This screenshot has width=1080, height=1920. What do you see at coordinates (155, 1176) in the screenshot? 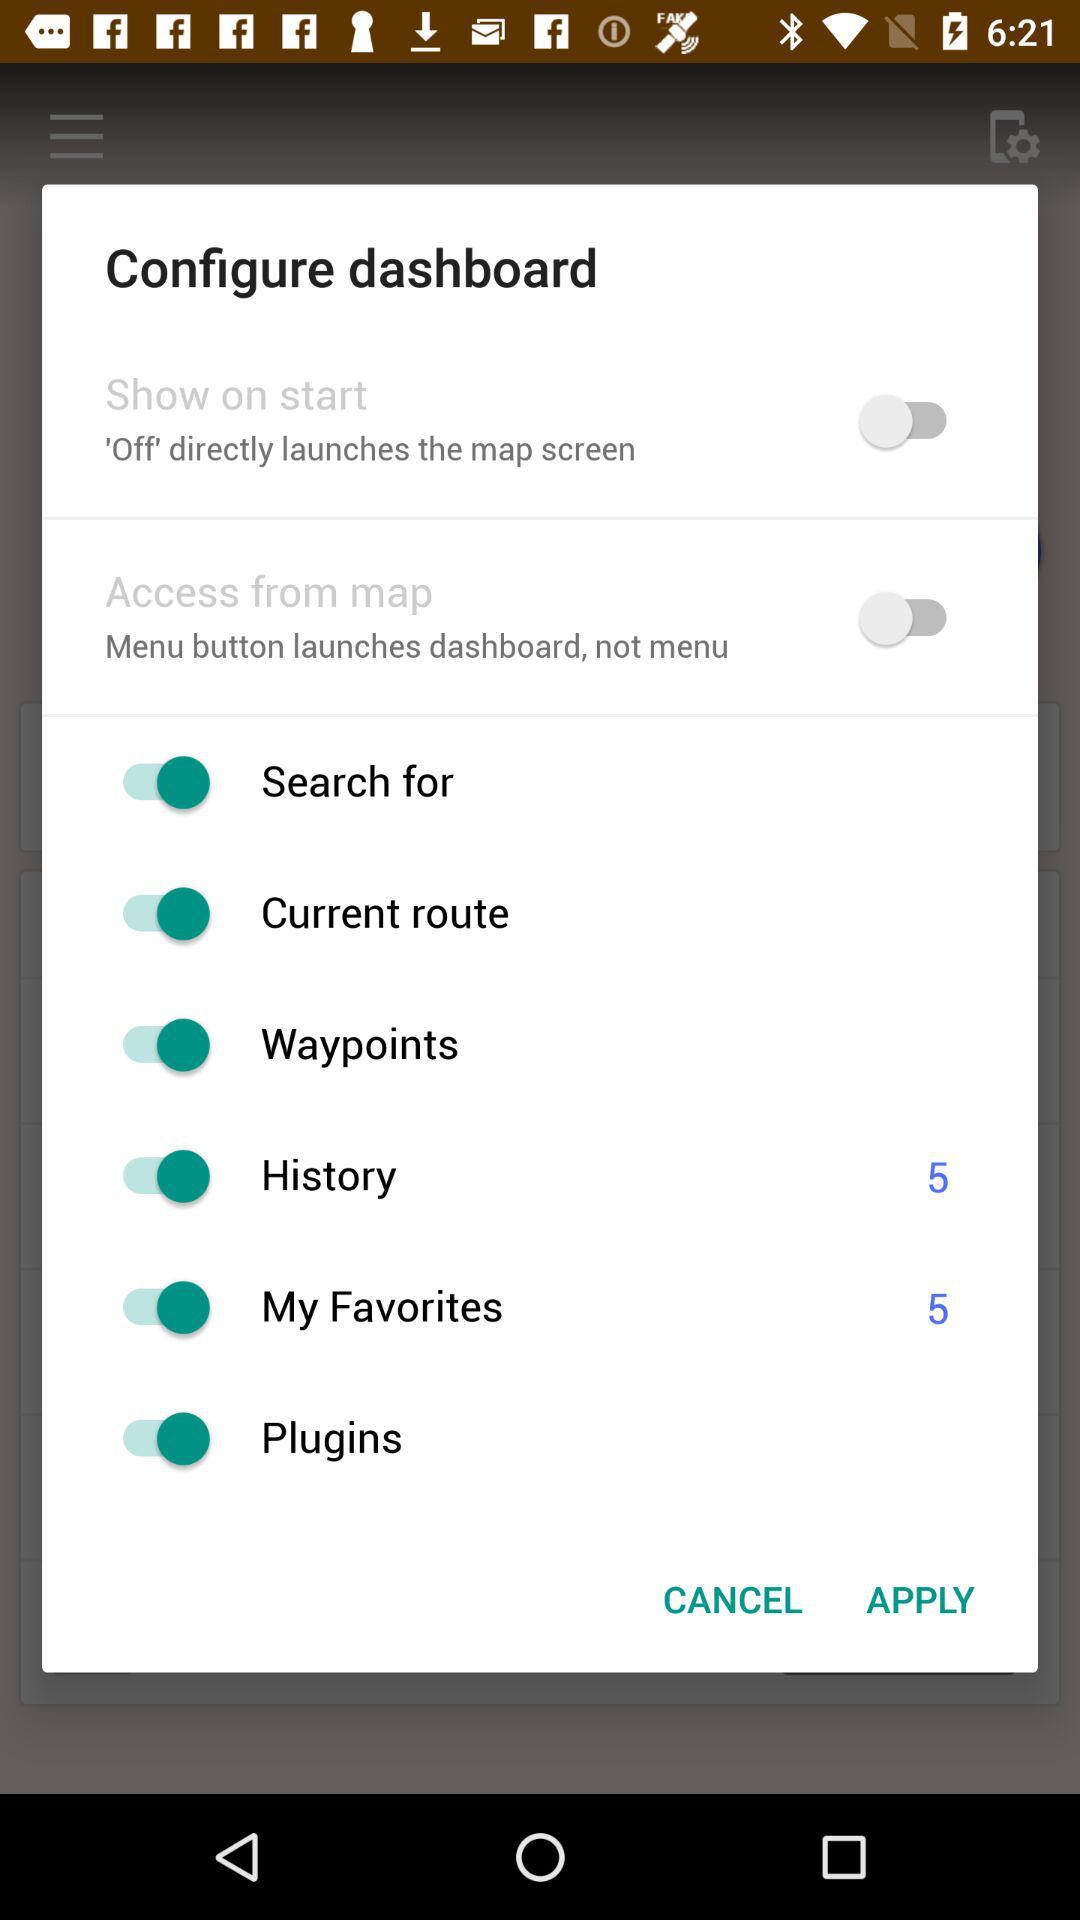
I see `history option` at bounding box center [155, 1176].